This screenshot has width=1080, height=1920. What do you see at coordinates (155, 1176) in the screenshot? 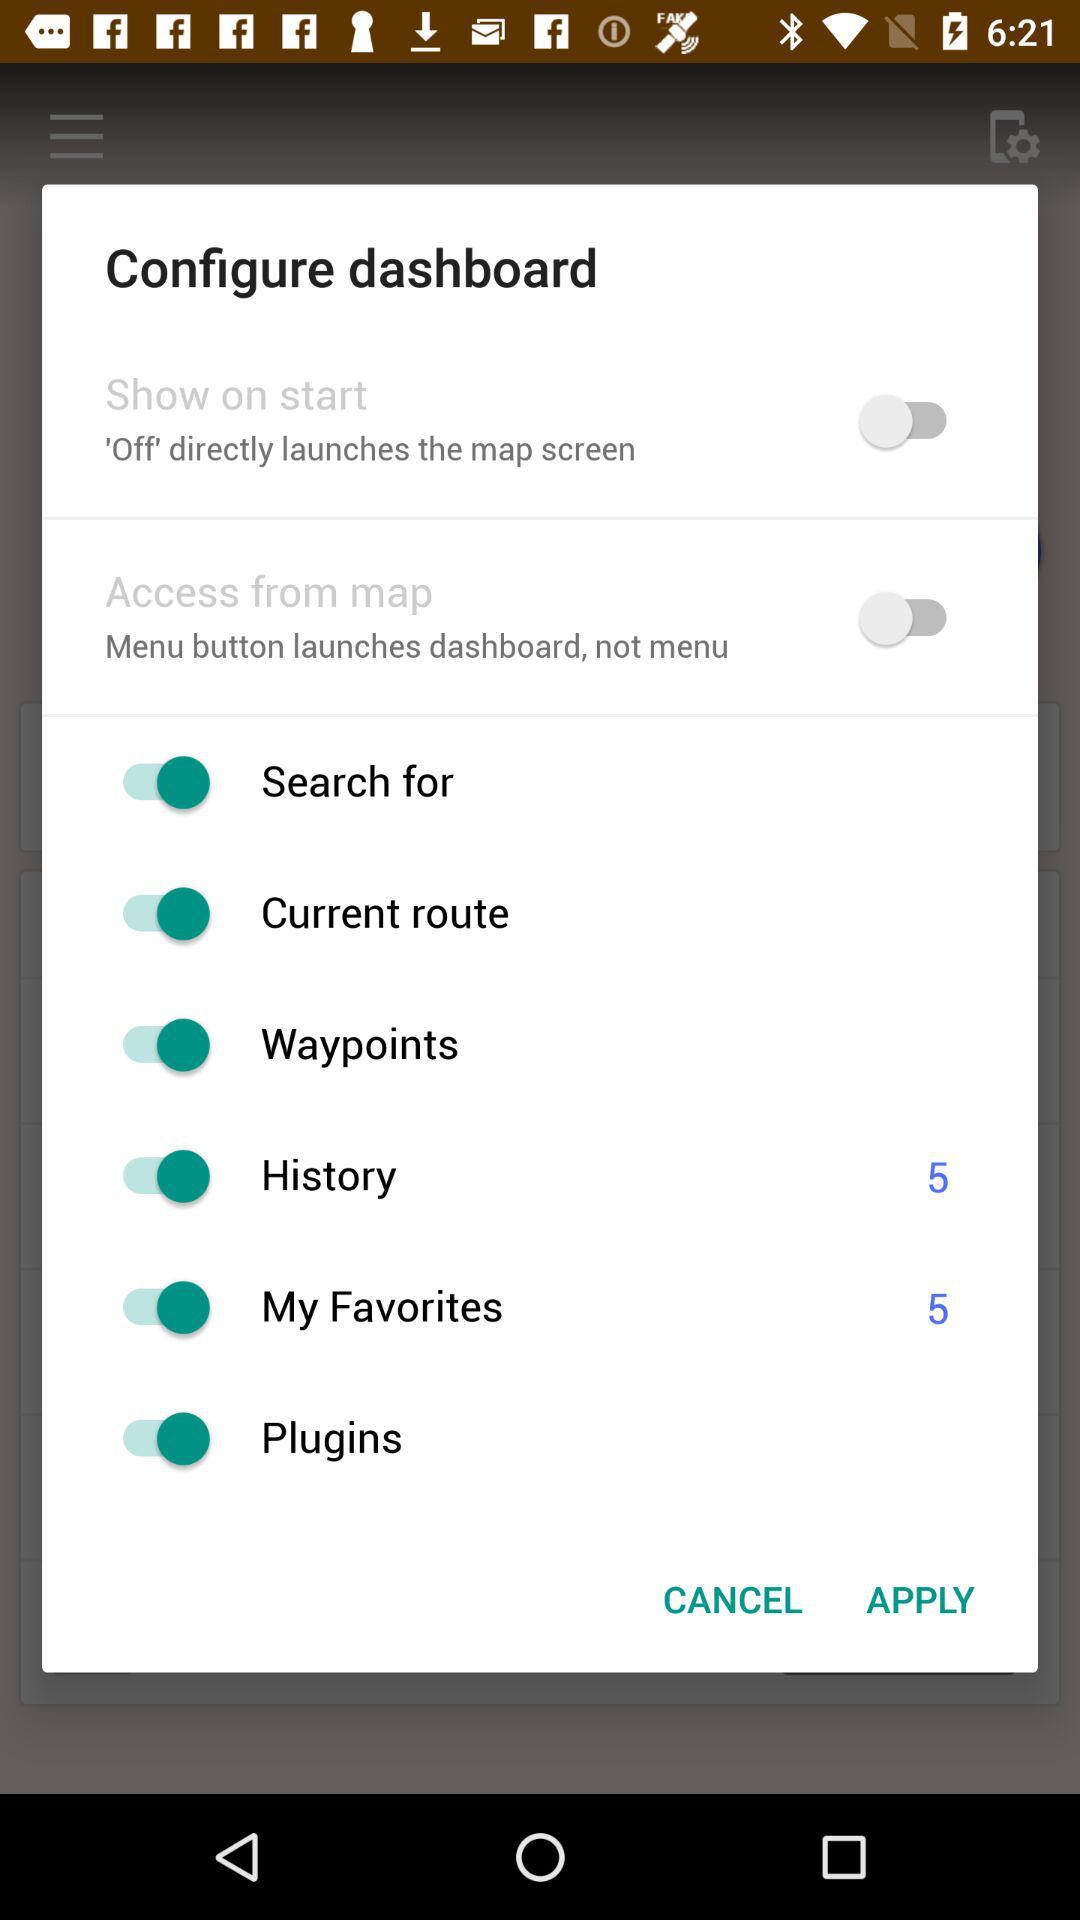
I see `history option` at bounding box center [155, 1176].